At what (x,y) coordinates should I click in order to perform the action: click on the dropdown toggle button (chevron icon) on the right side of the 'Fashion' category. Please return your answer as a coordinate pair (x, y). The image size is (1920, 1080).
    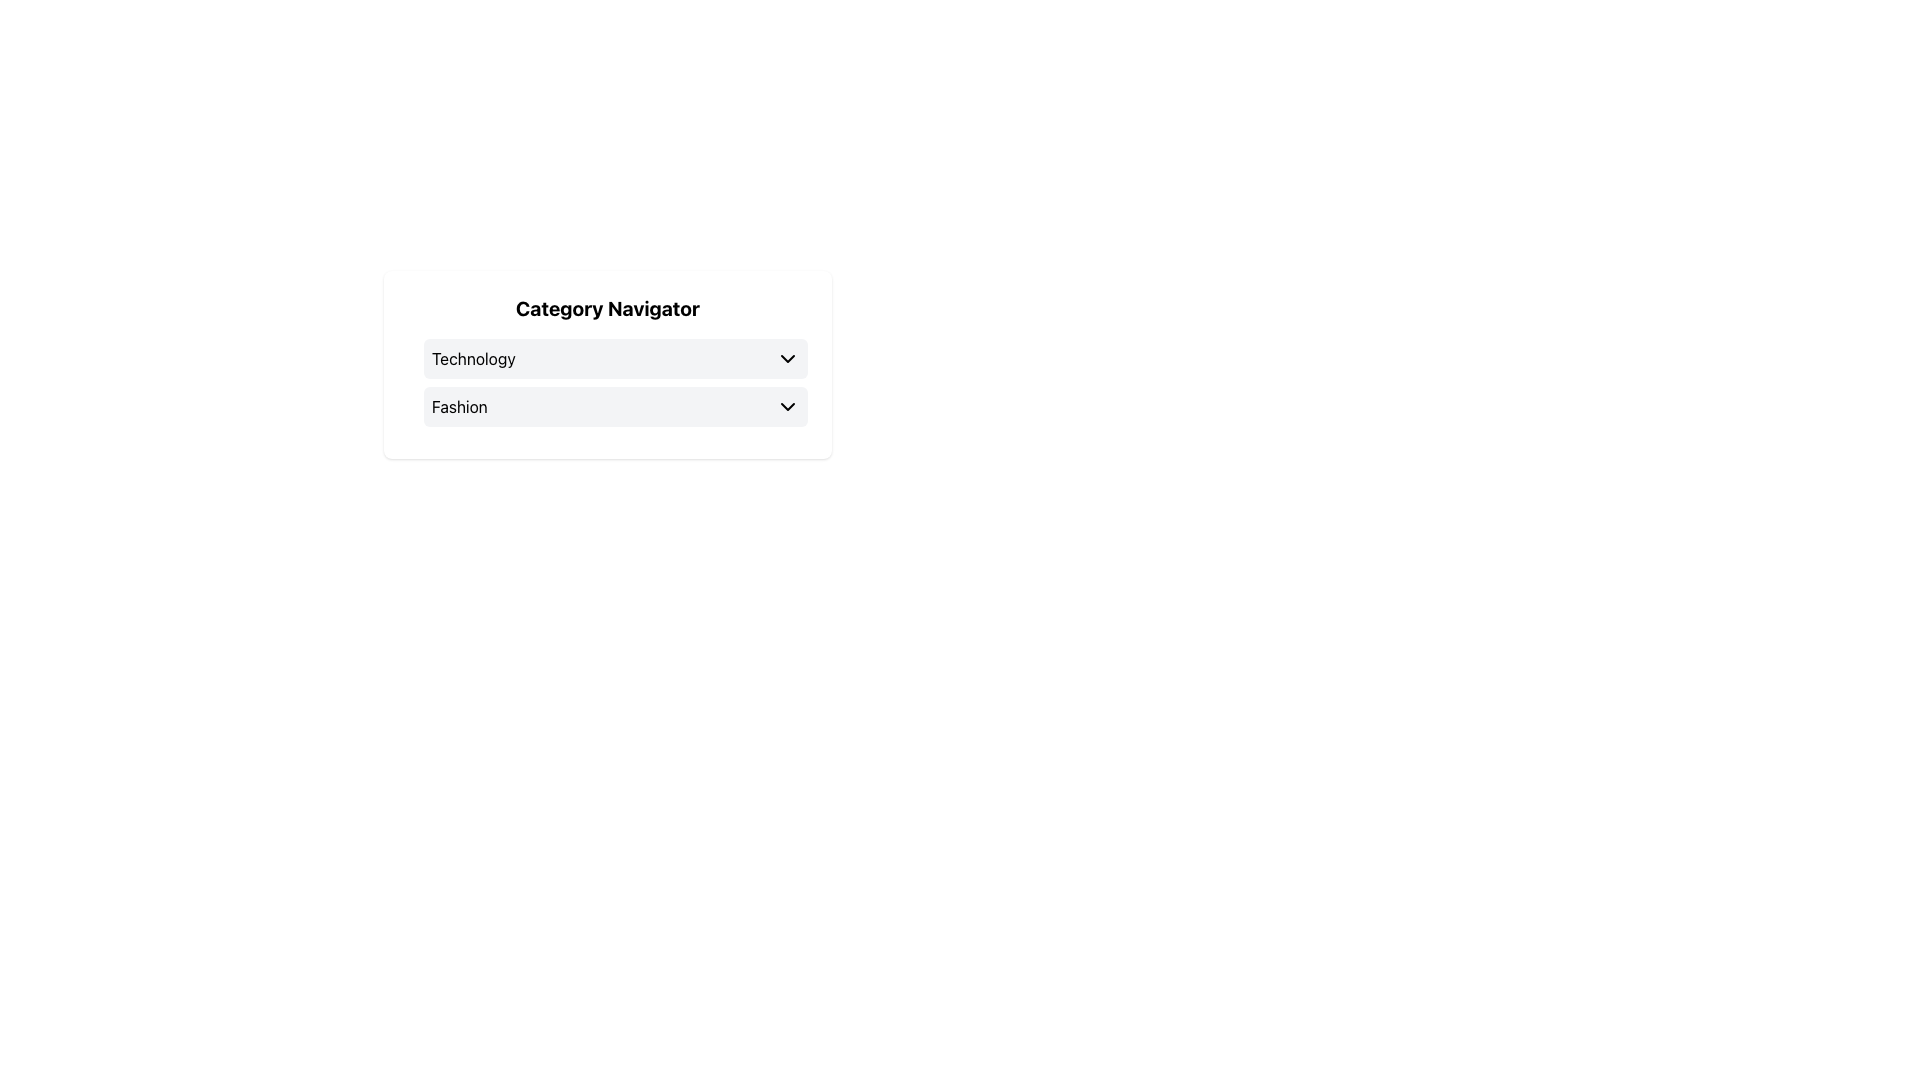
    Looking at the image, I should click on (786, 406).